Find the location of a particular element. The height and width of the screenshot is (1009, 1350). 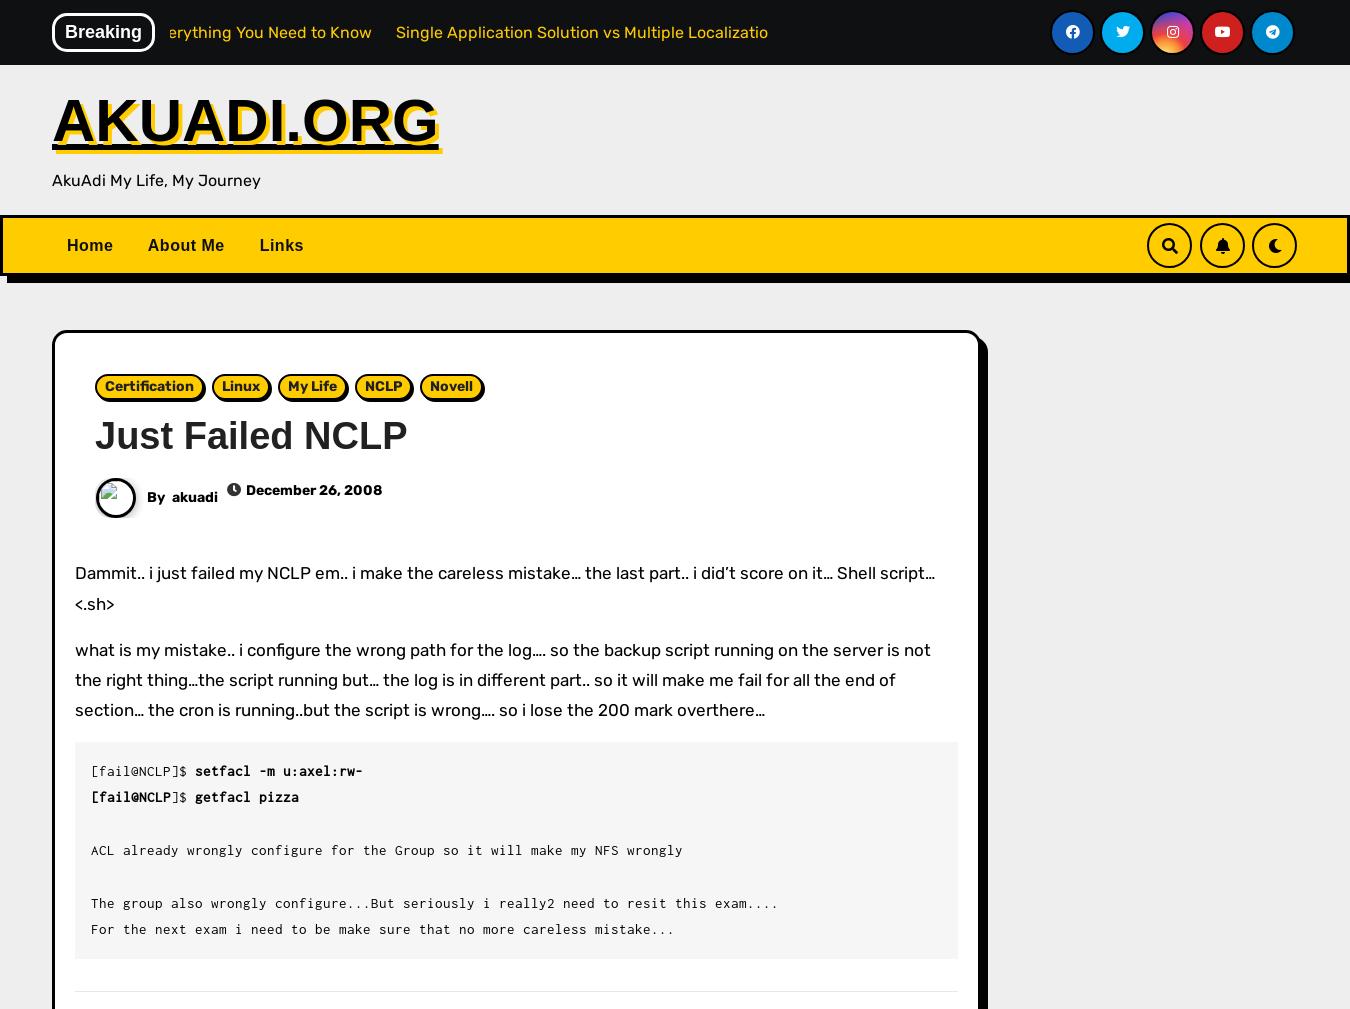

'Comment' is located at coordinates (117, 898).